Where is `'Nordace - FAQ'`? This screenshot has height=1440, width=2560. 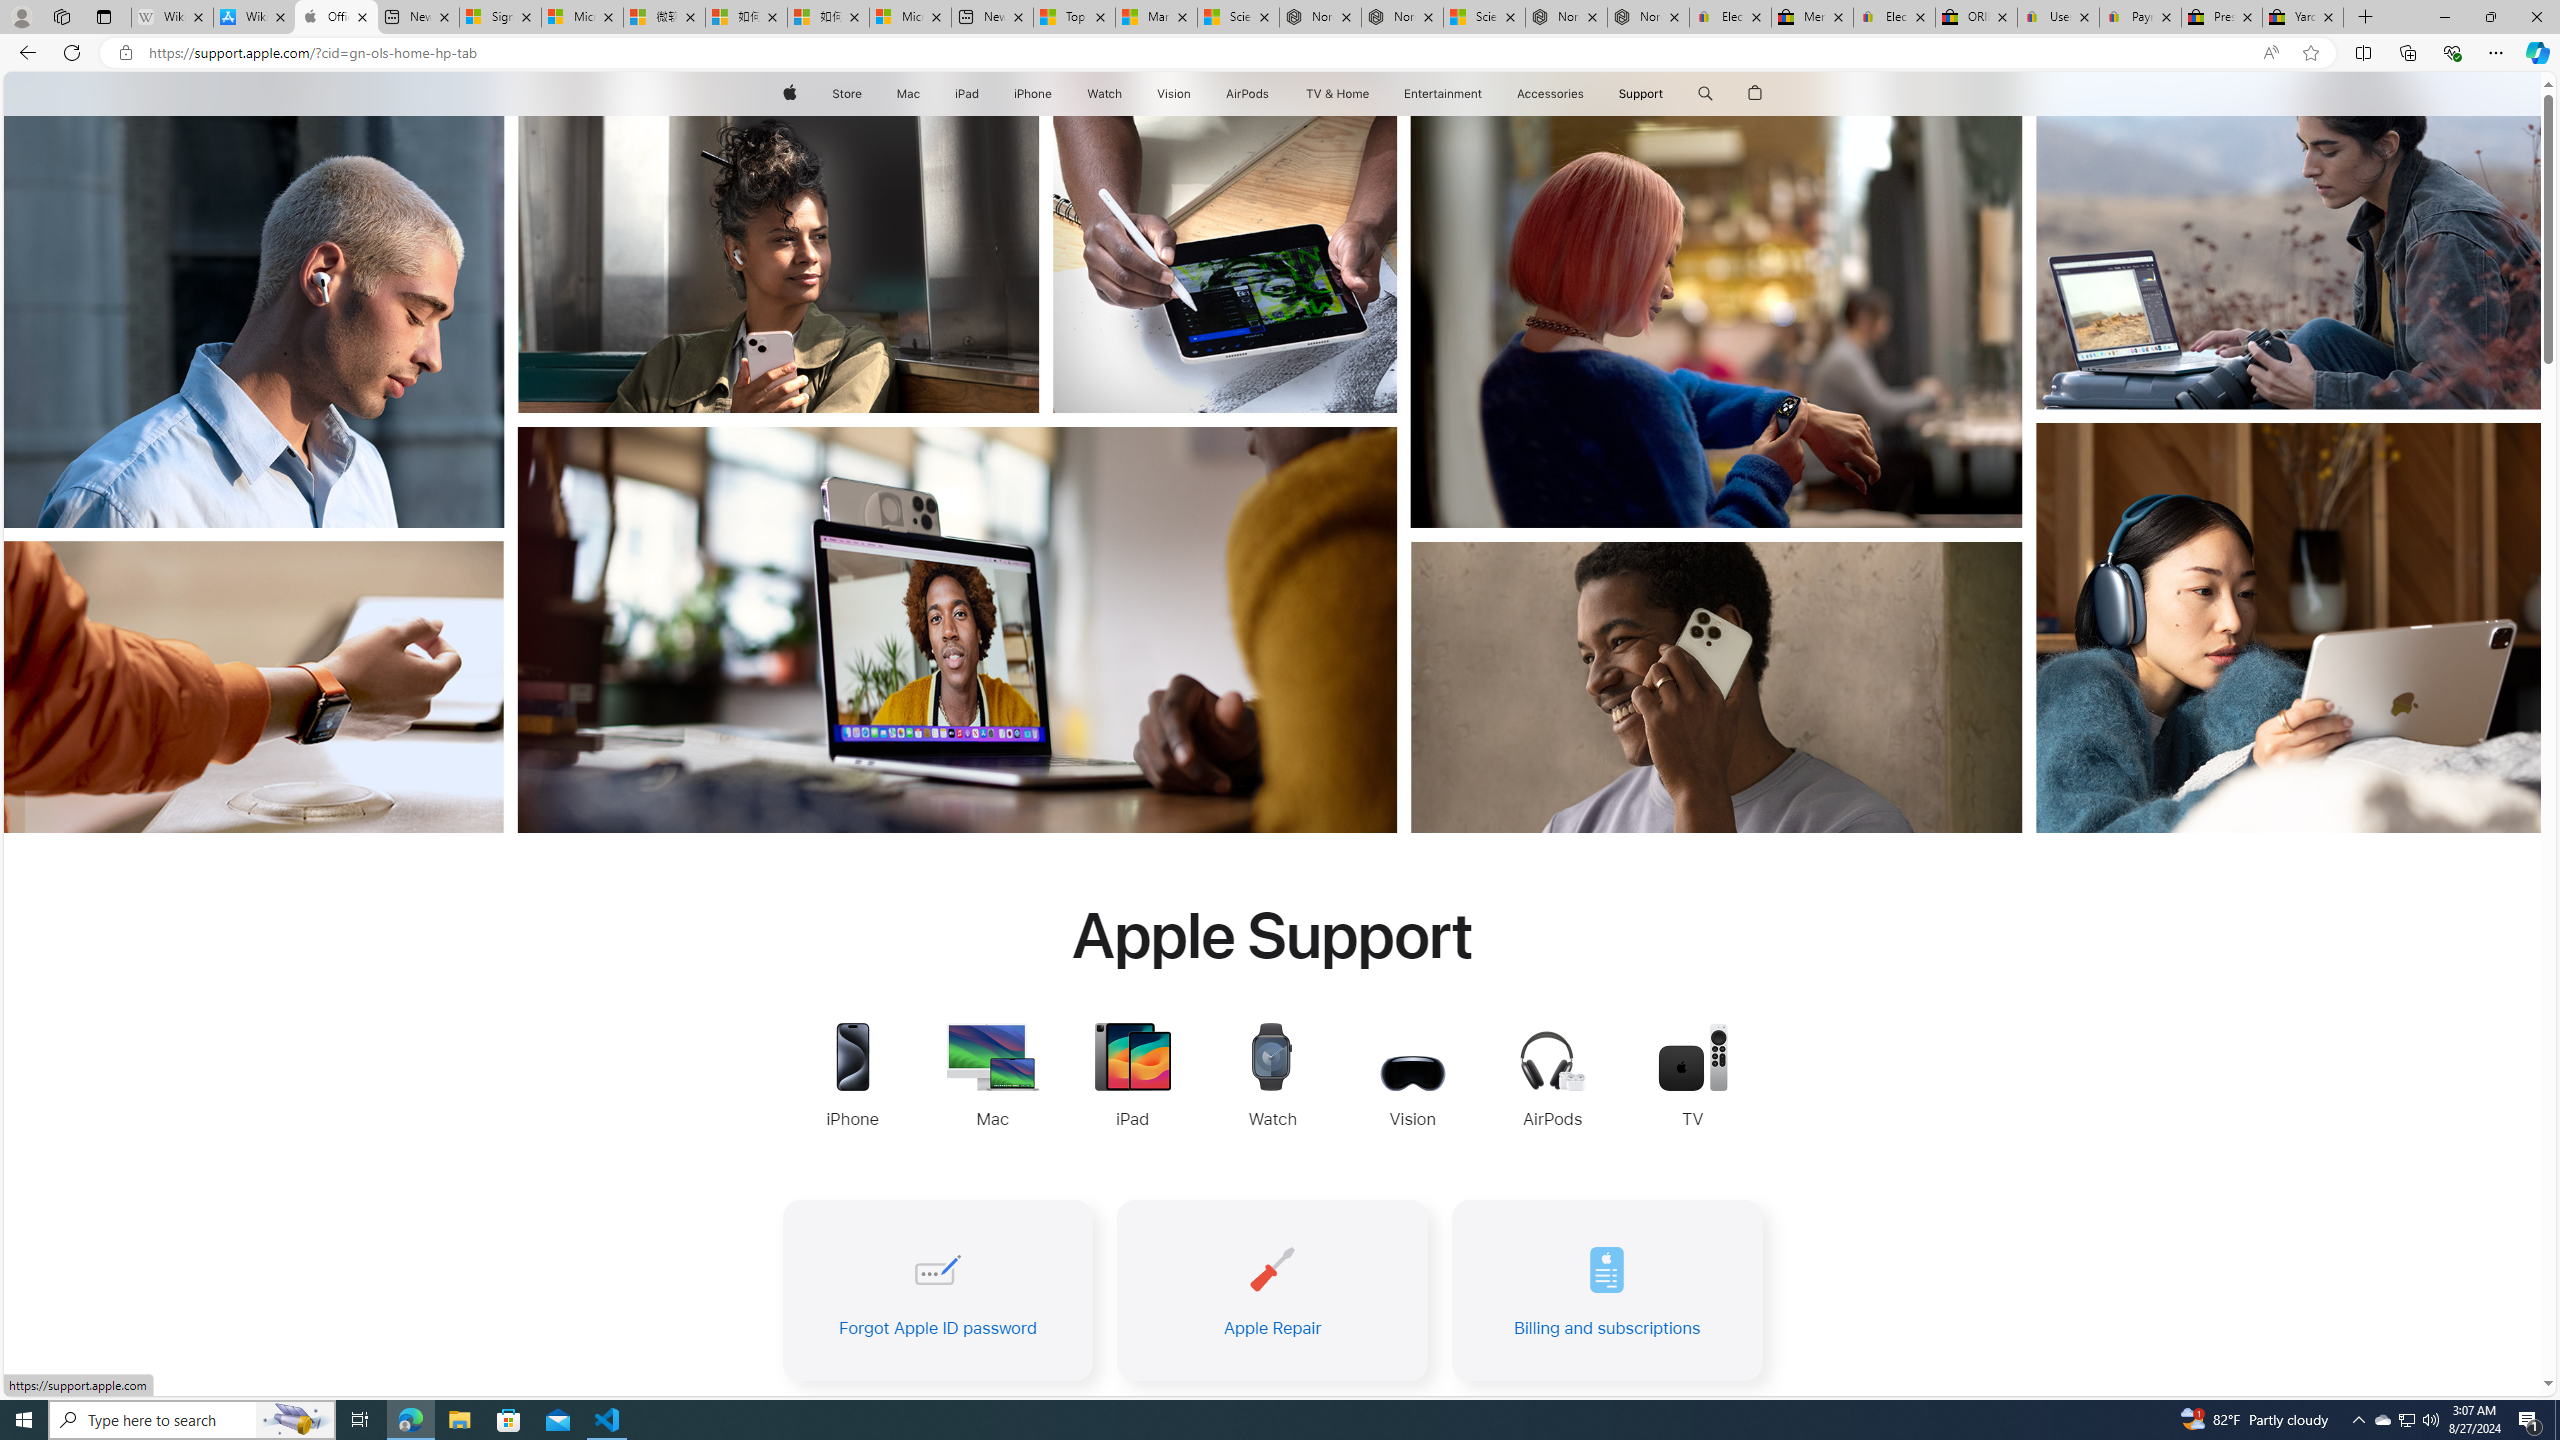 'Nordace - FAQ' is located at coordinates (1647, 16).